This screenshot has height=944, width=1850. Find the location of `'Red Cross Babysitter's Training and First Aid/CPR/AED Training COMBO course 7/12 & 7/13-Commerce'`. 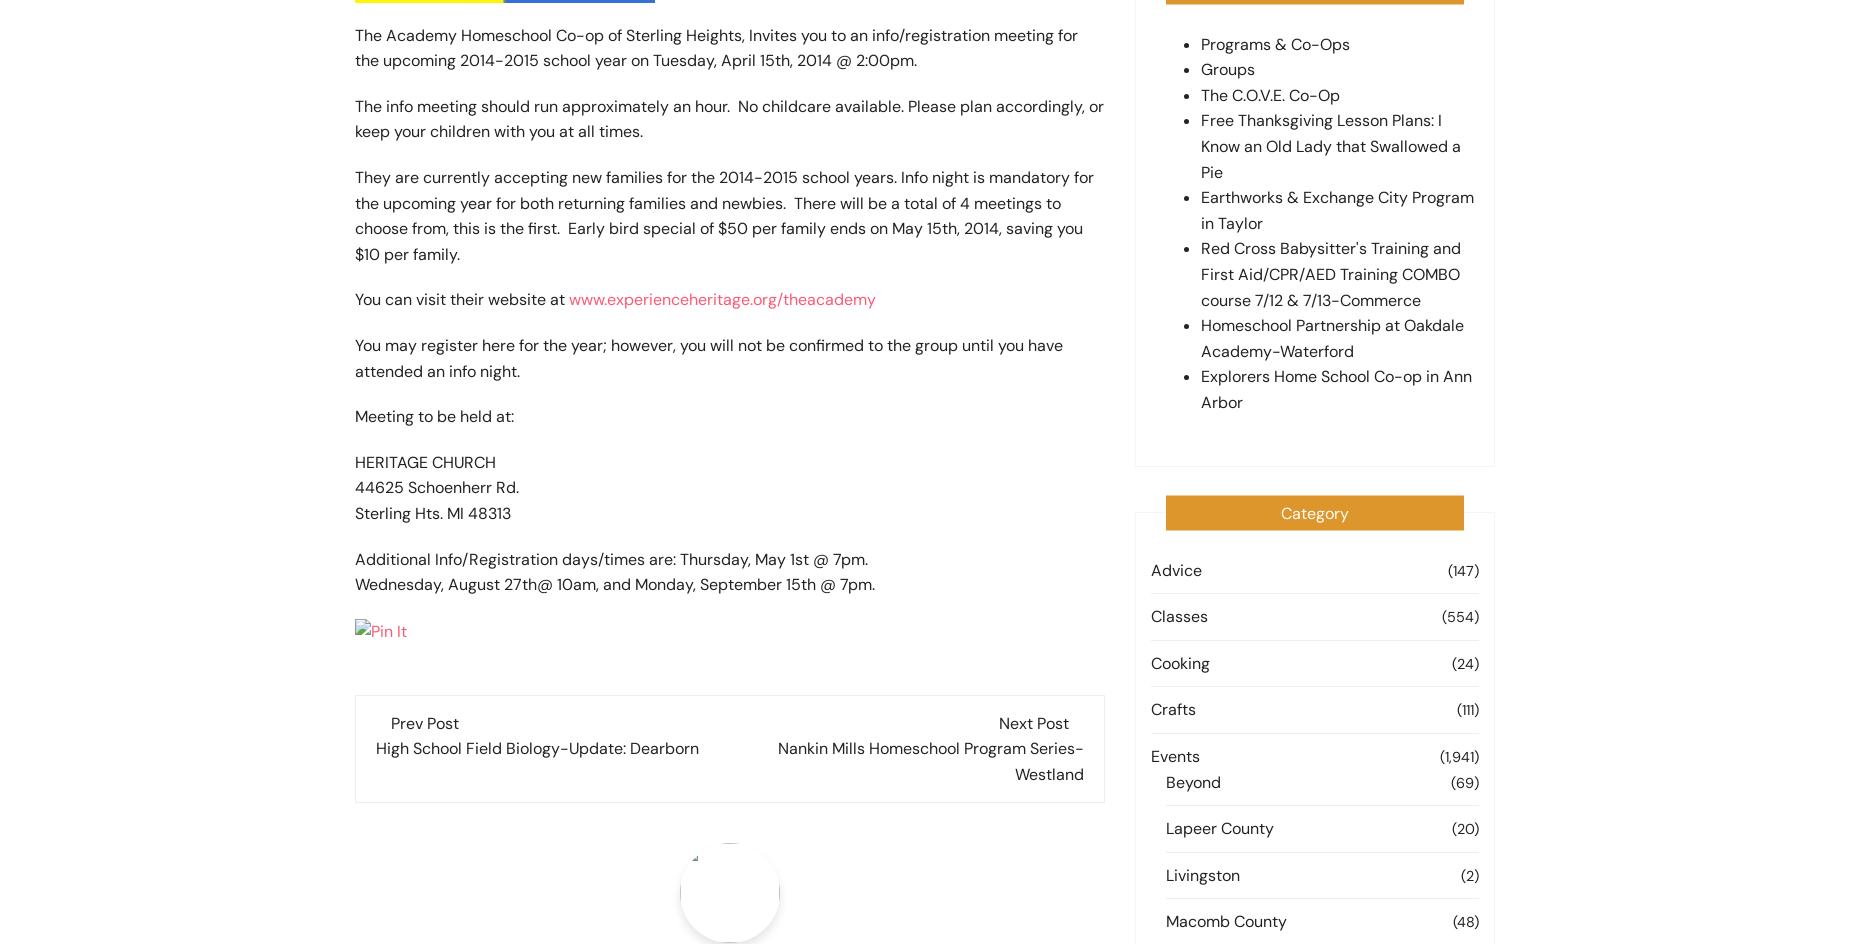

'Red Cross Babysitter's Training and First Aid/CPR/AED Training COMBO course 7/12 & 7/13-Commerce' is located at coordinates (1330, 274).